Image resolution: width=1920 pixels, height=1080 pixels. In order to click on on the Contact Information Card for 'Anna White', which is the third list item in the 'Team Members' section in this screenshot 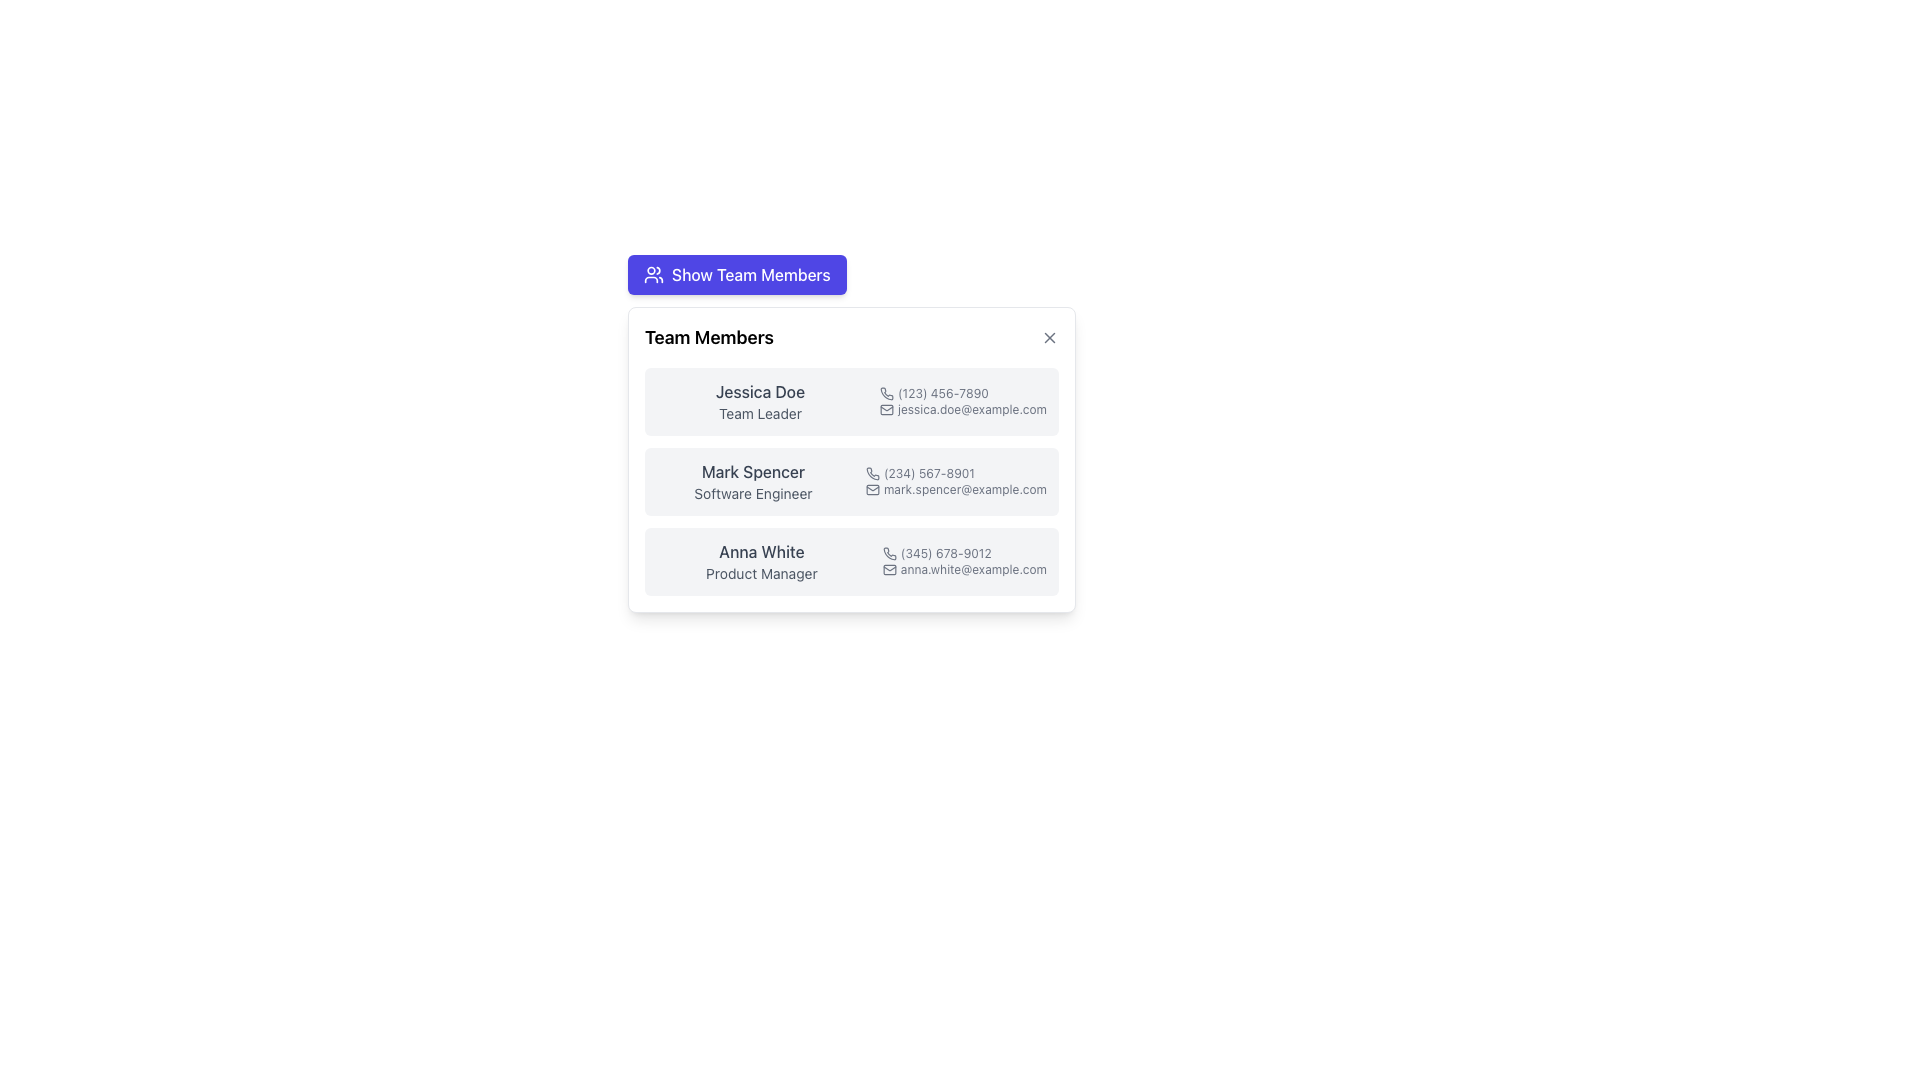, I will do `click(851, 562)`.